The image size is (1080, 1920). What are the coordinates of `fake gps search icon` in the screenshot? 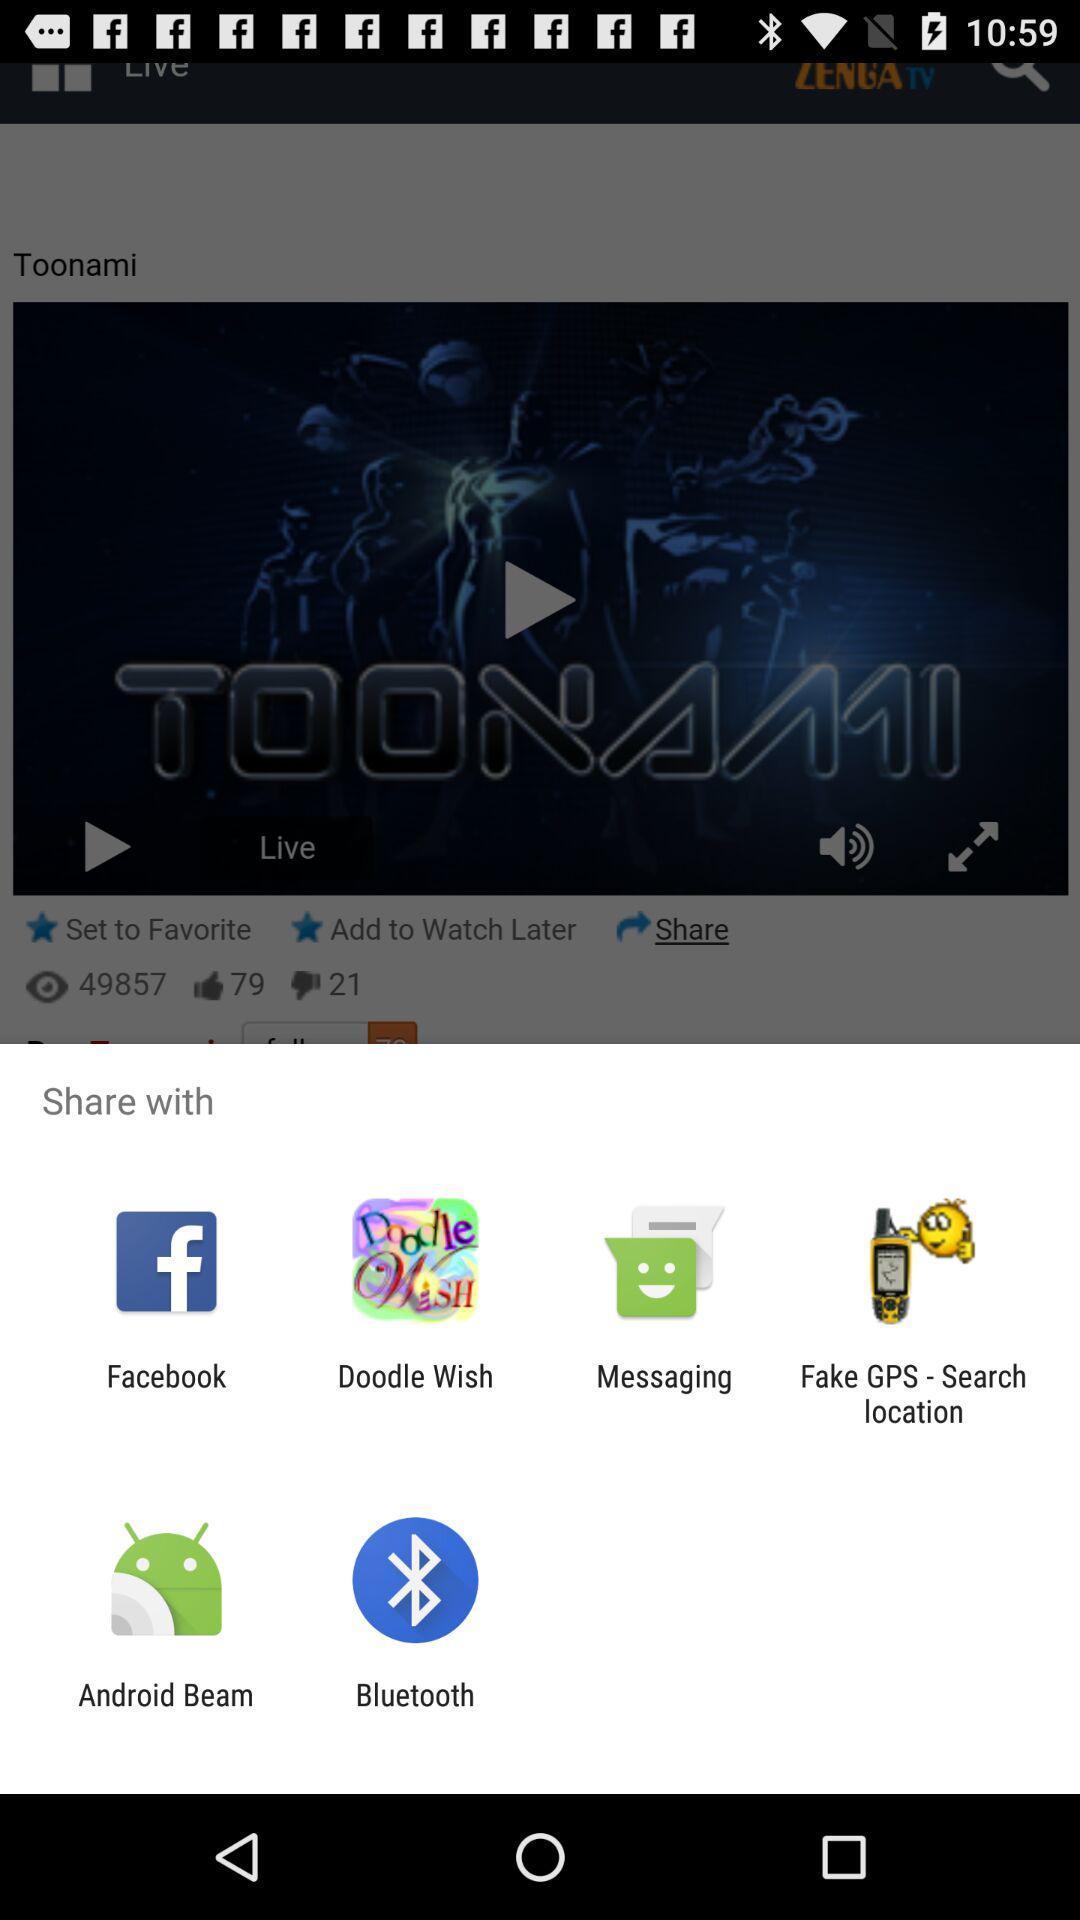 It's located at (913, 1392).